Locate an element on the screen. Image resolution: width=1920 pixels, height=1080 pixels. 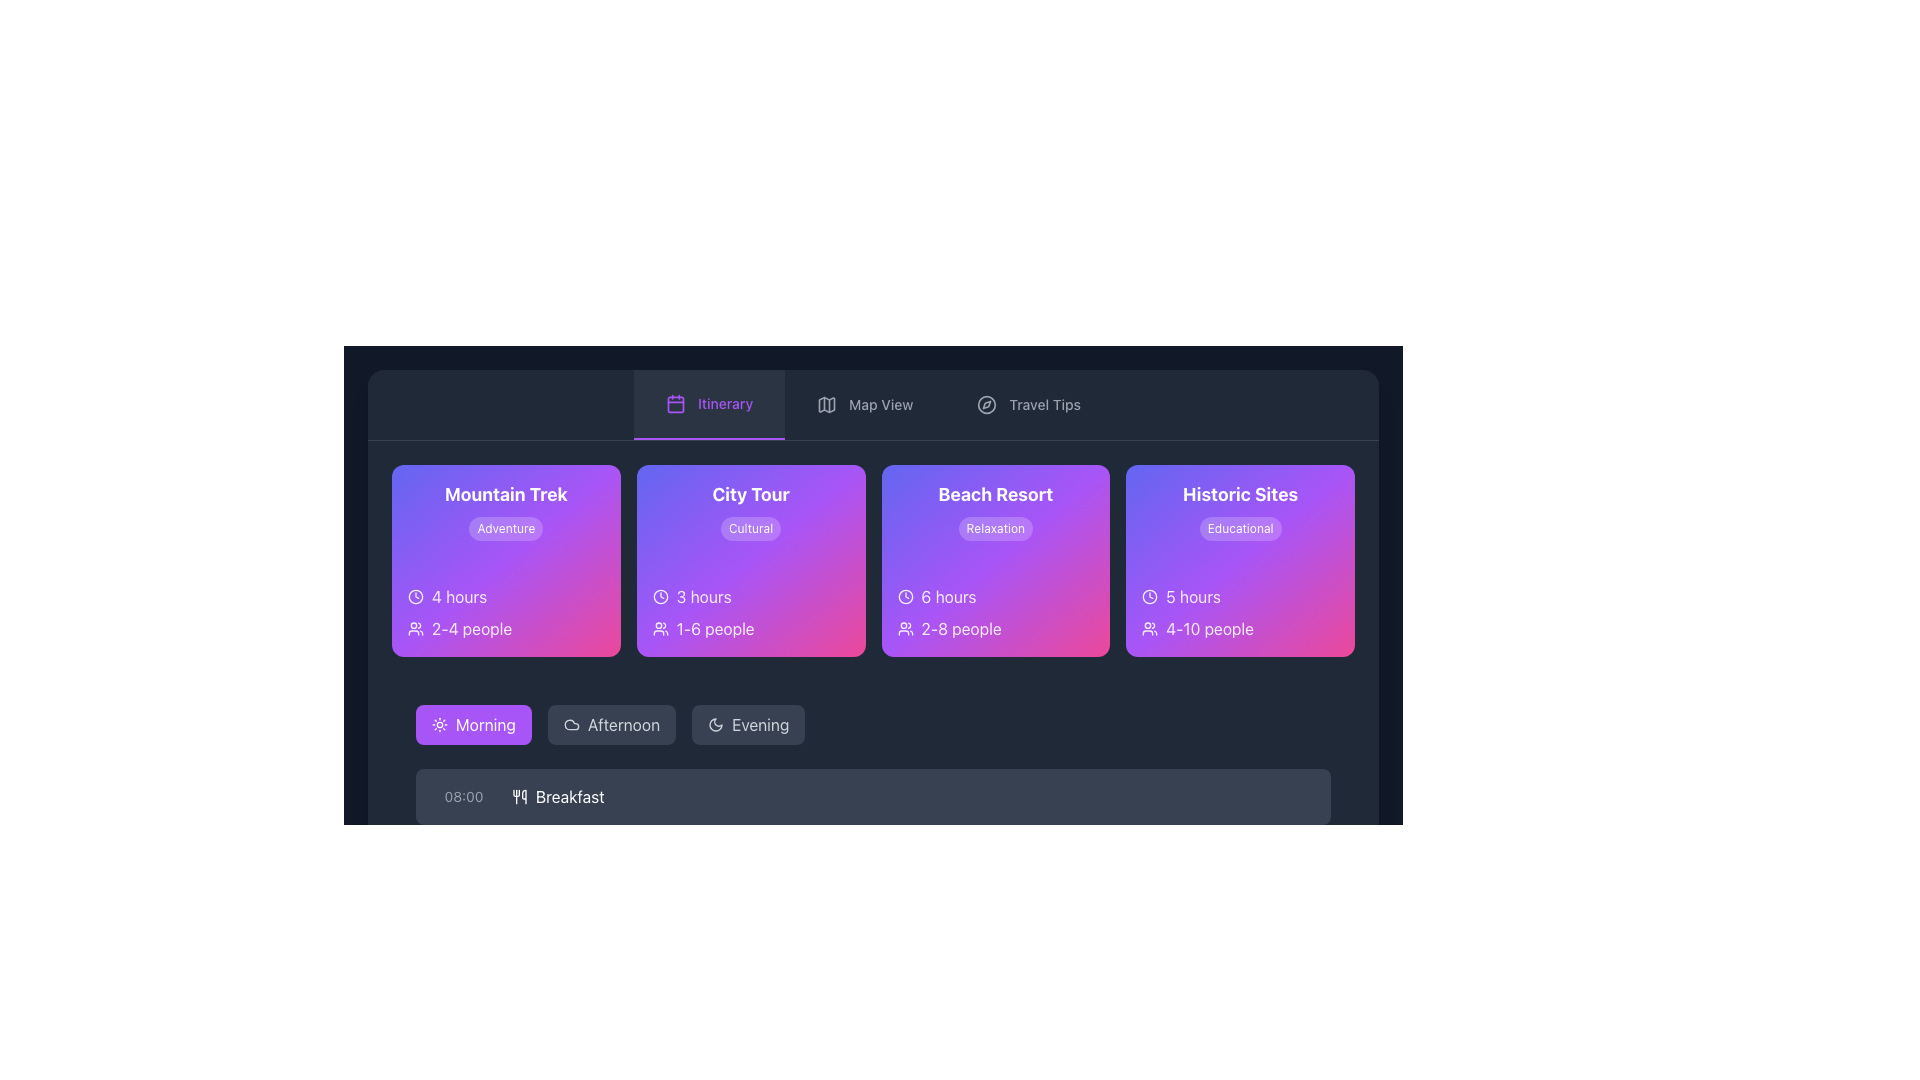
the 'Morning' button, which features a sun icon is located at coordinates (439, 725).